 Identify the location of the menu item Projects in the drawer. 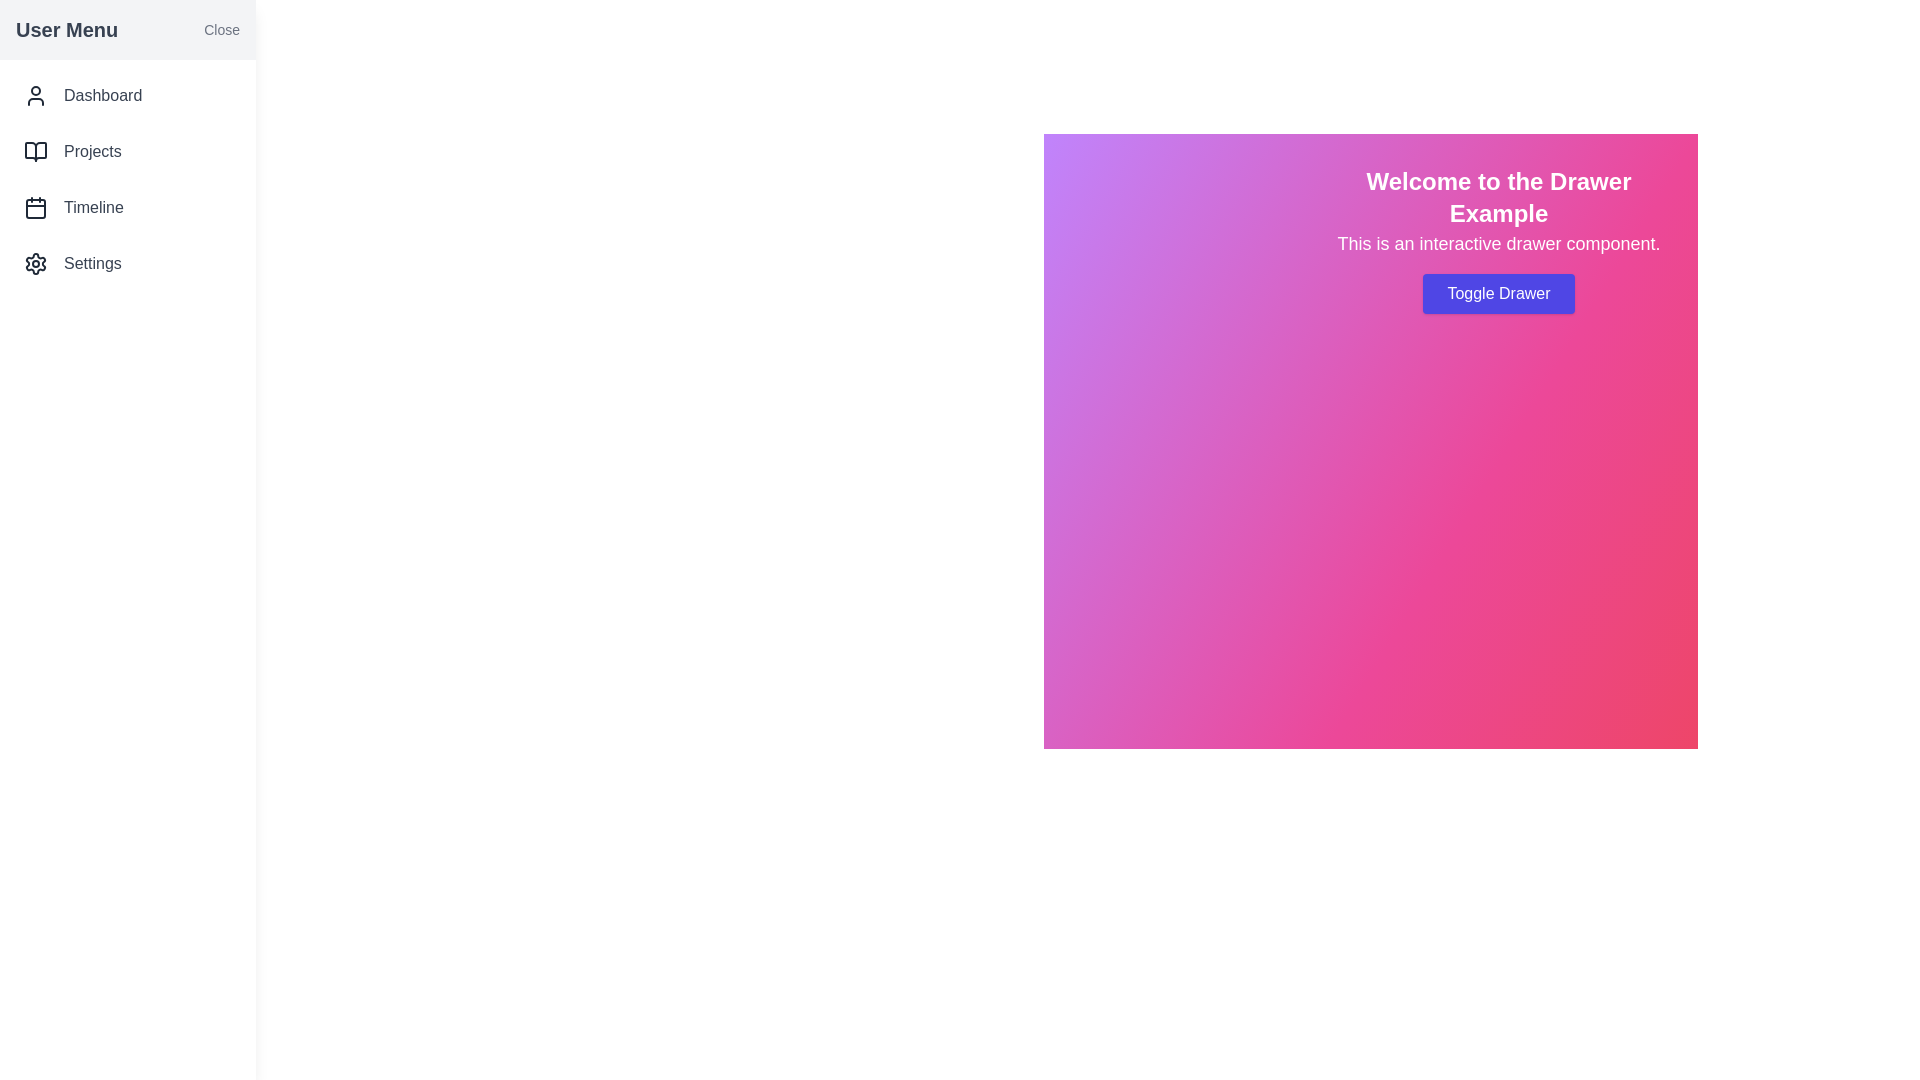
(127, 150).